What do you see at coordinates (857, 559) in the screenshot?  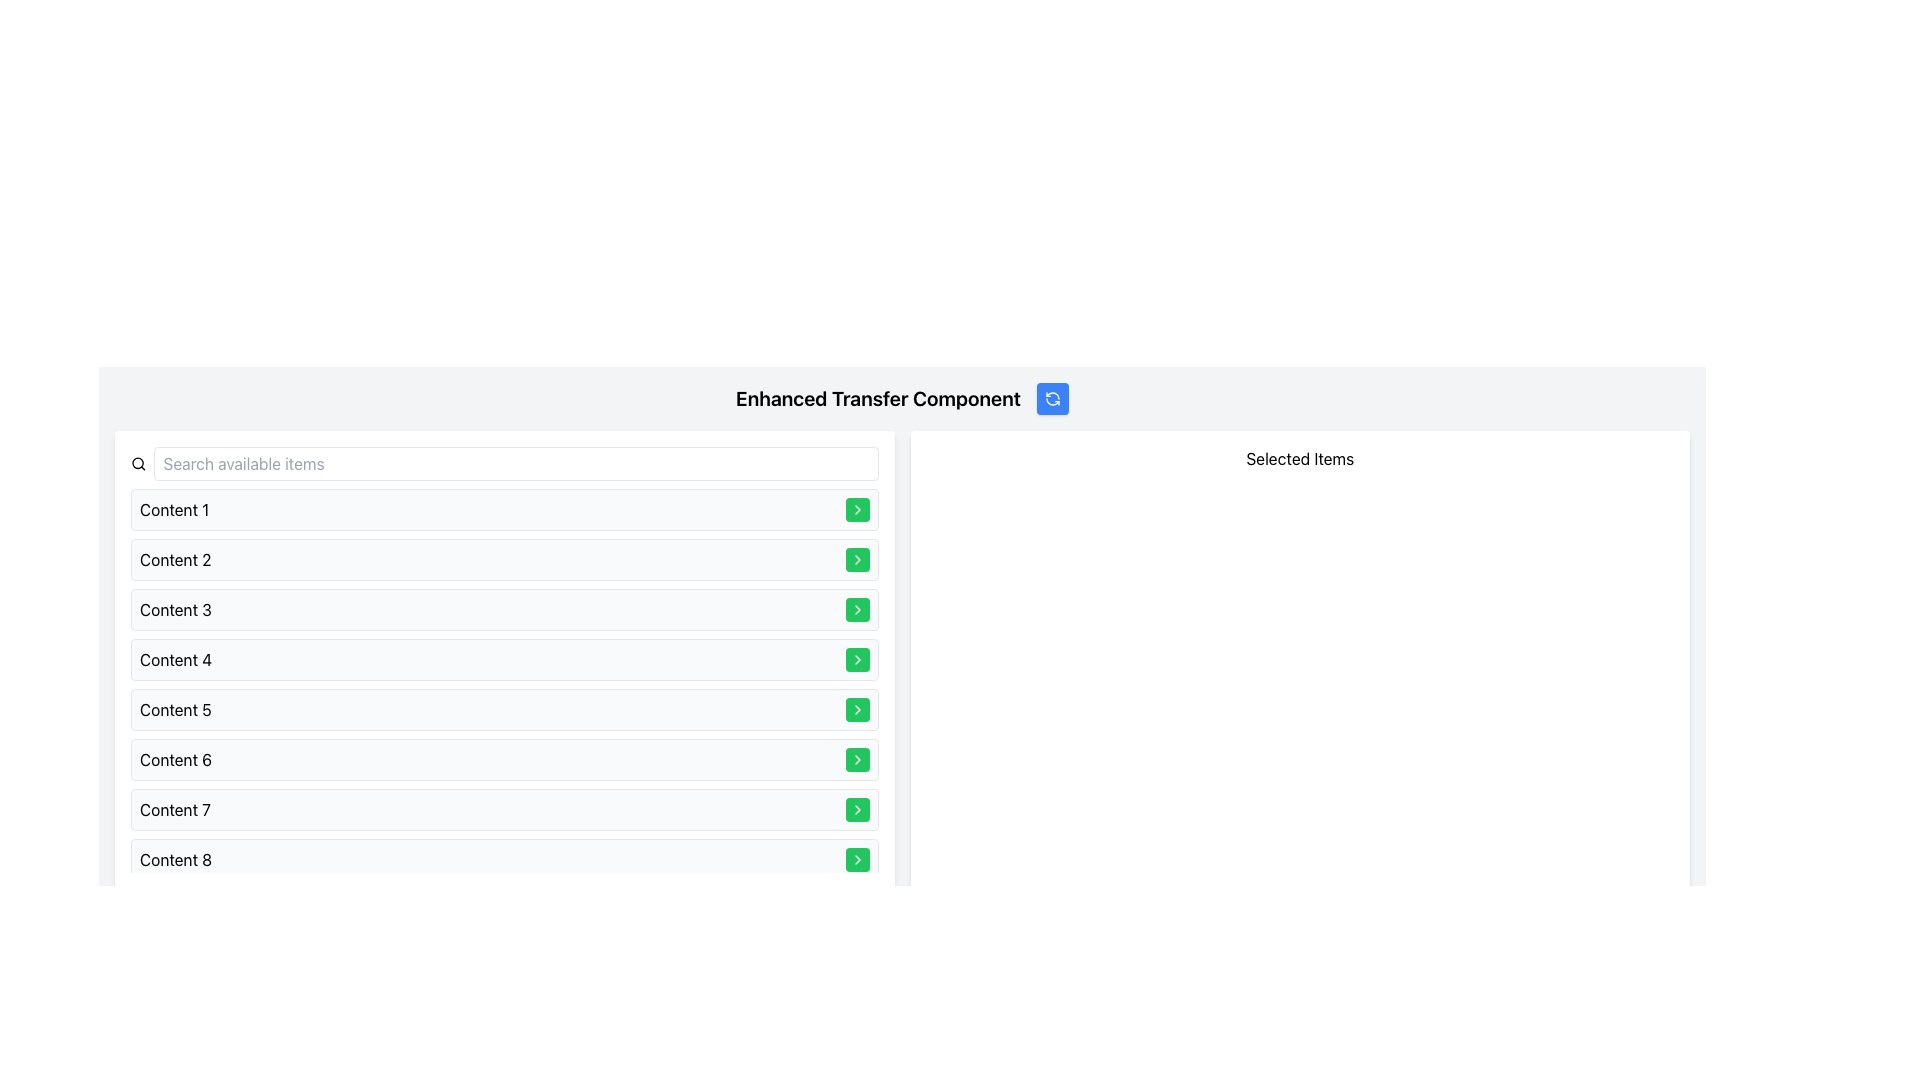 I see `the rightward-pointing arrow button with a green circular background next to 'Content 2'` at bounding box center [857, 559].